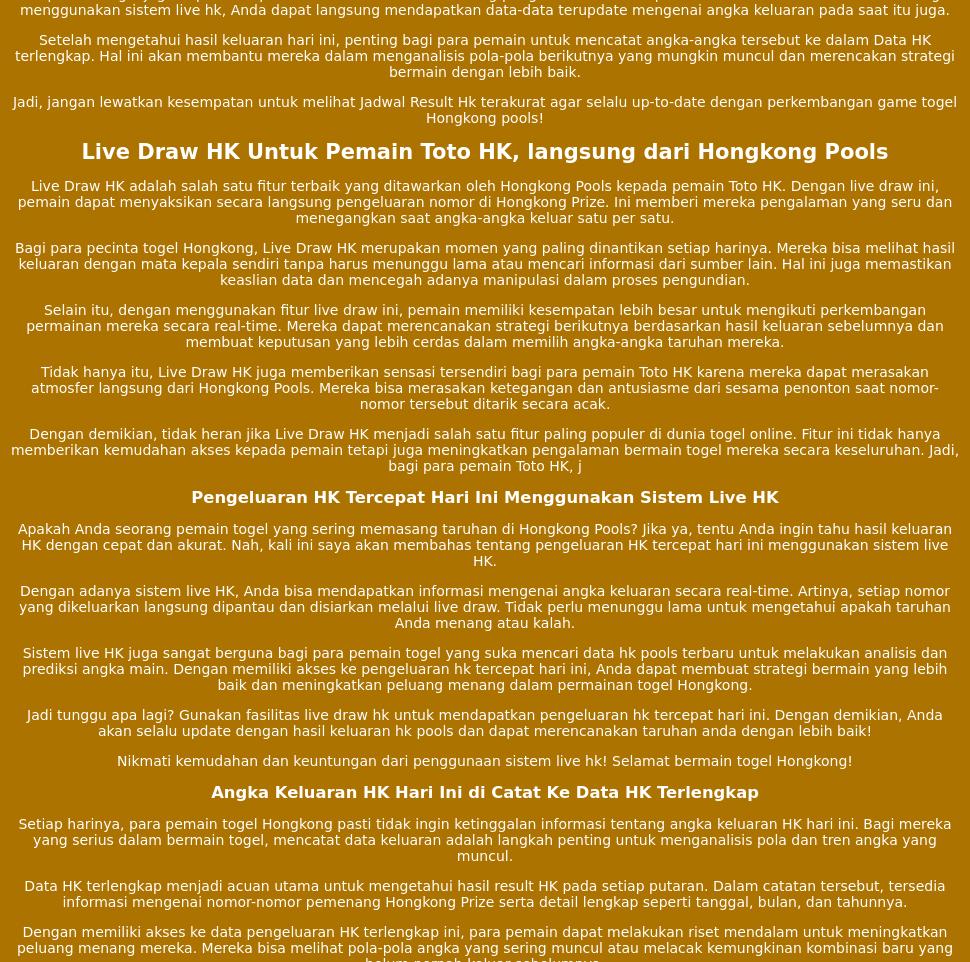 The image size is (970, 962). What do you see at coordinates (483, 323) in the screenshot?
I see `'Selain itu, dengan menggunakan fitur live draw ini, pemain memiliki kesempatan lebih besar untuk mengikuti perkembangan permainan mereka secara real-time. Mereka dapat merencanakan strategi berikutnya berdasarkan hasil keluaran sebelumnya dan membuat keputusan yang lebih cerdas dalam memilih angka-angka taruhan mereka.'` at bounding box center [483, 323].